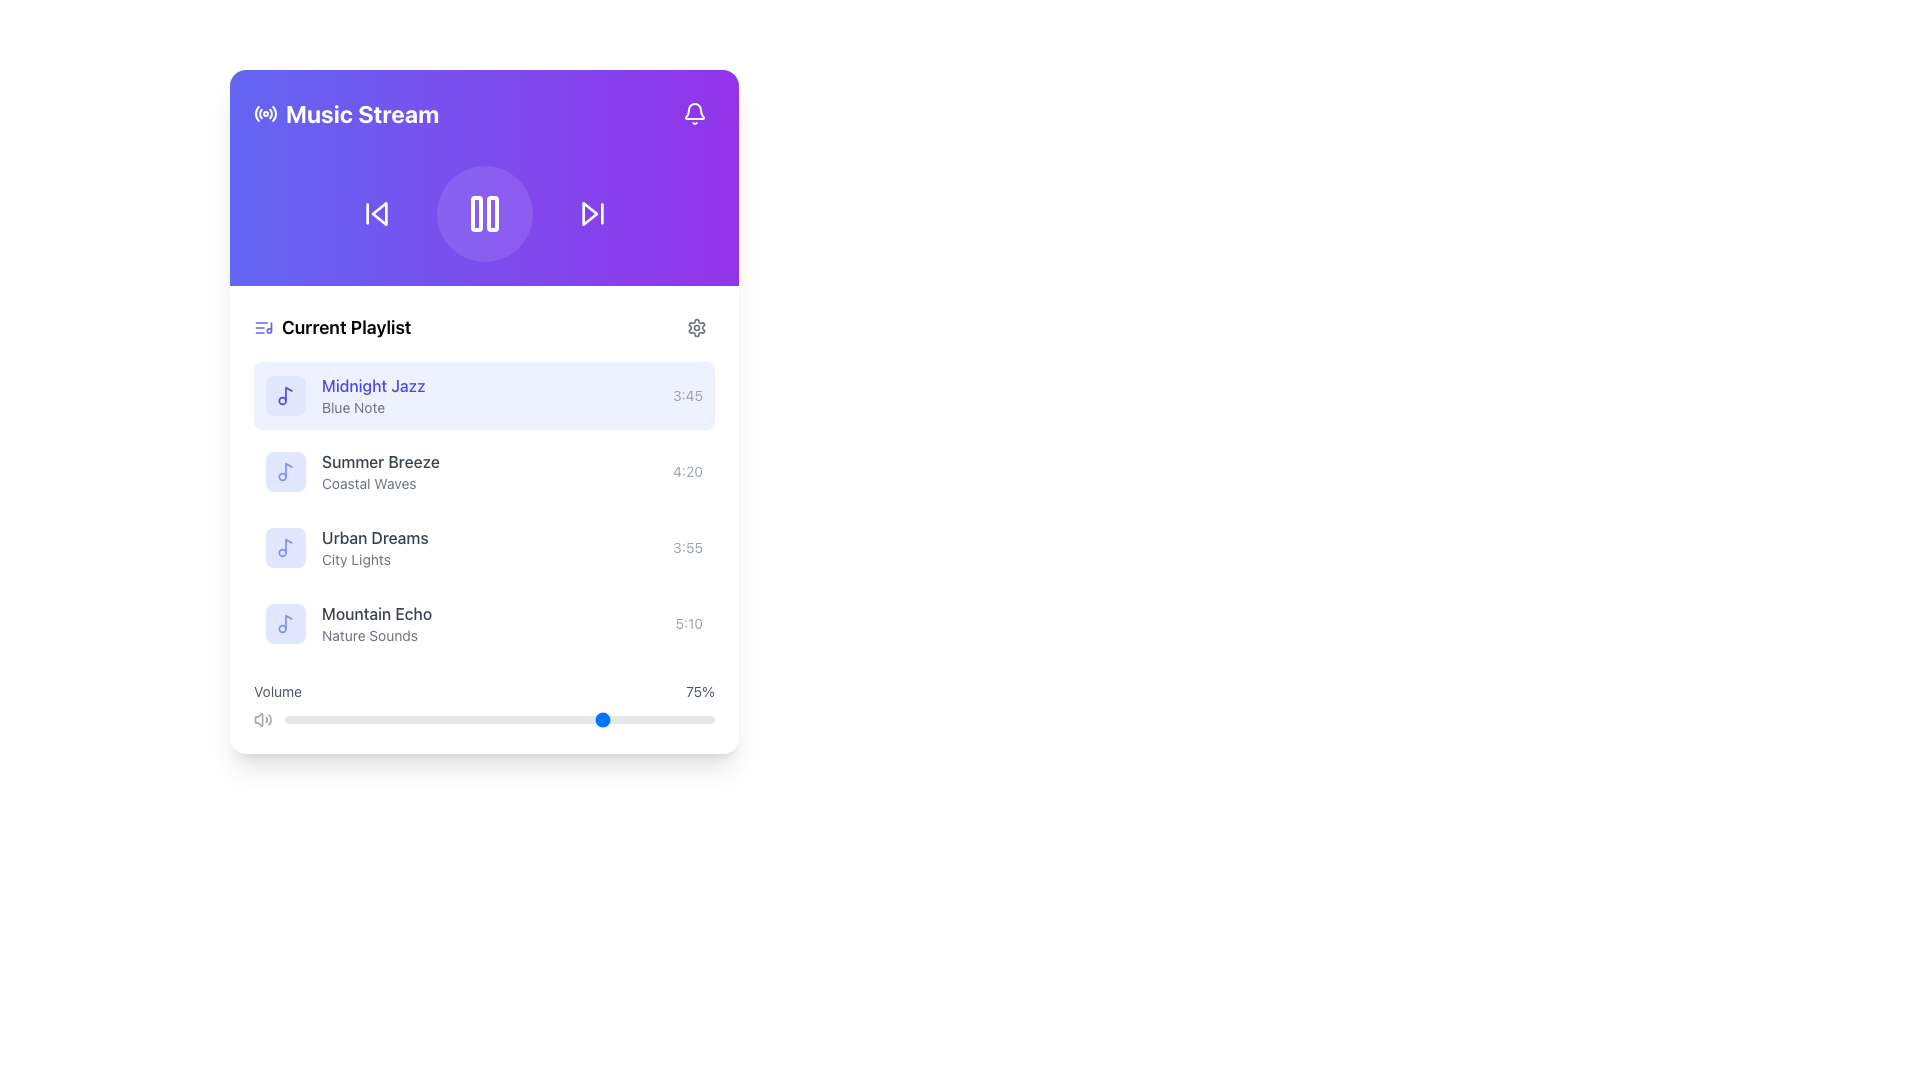  I want to click on the music note icon associated with 'Midnight Jazz' in the 'Current Playlist', so click(287, 394).